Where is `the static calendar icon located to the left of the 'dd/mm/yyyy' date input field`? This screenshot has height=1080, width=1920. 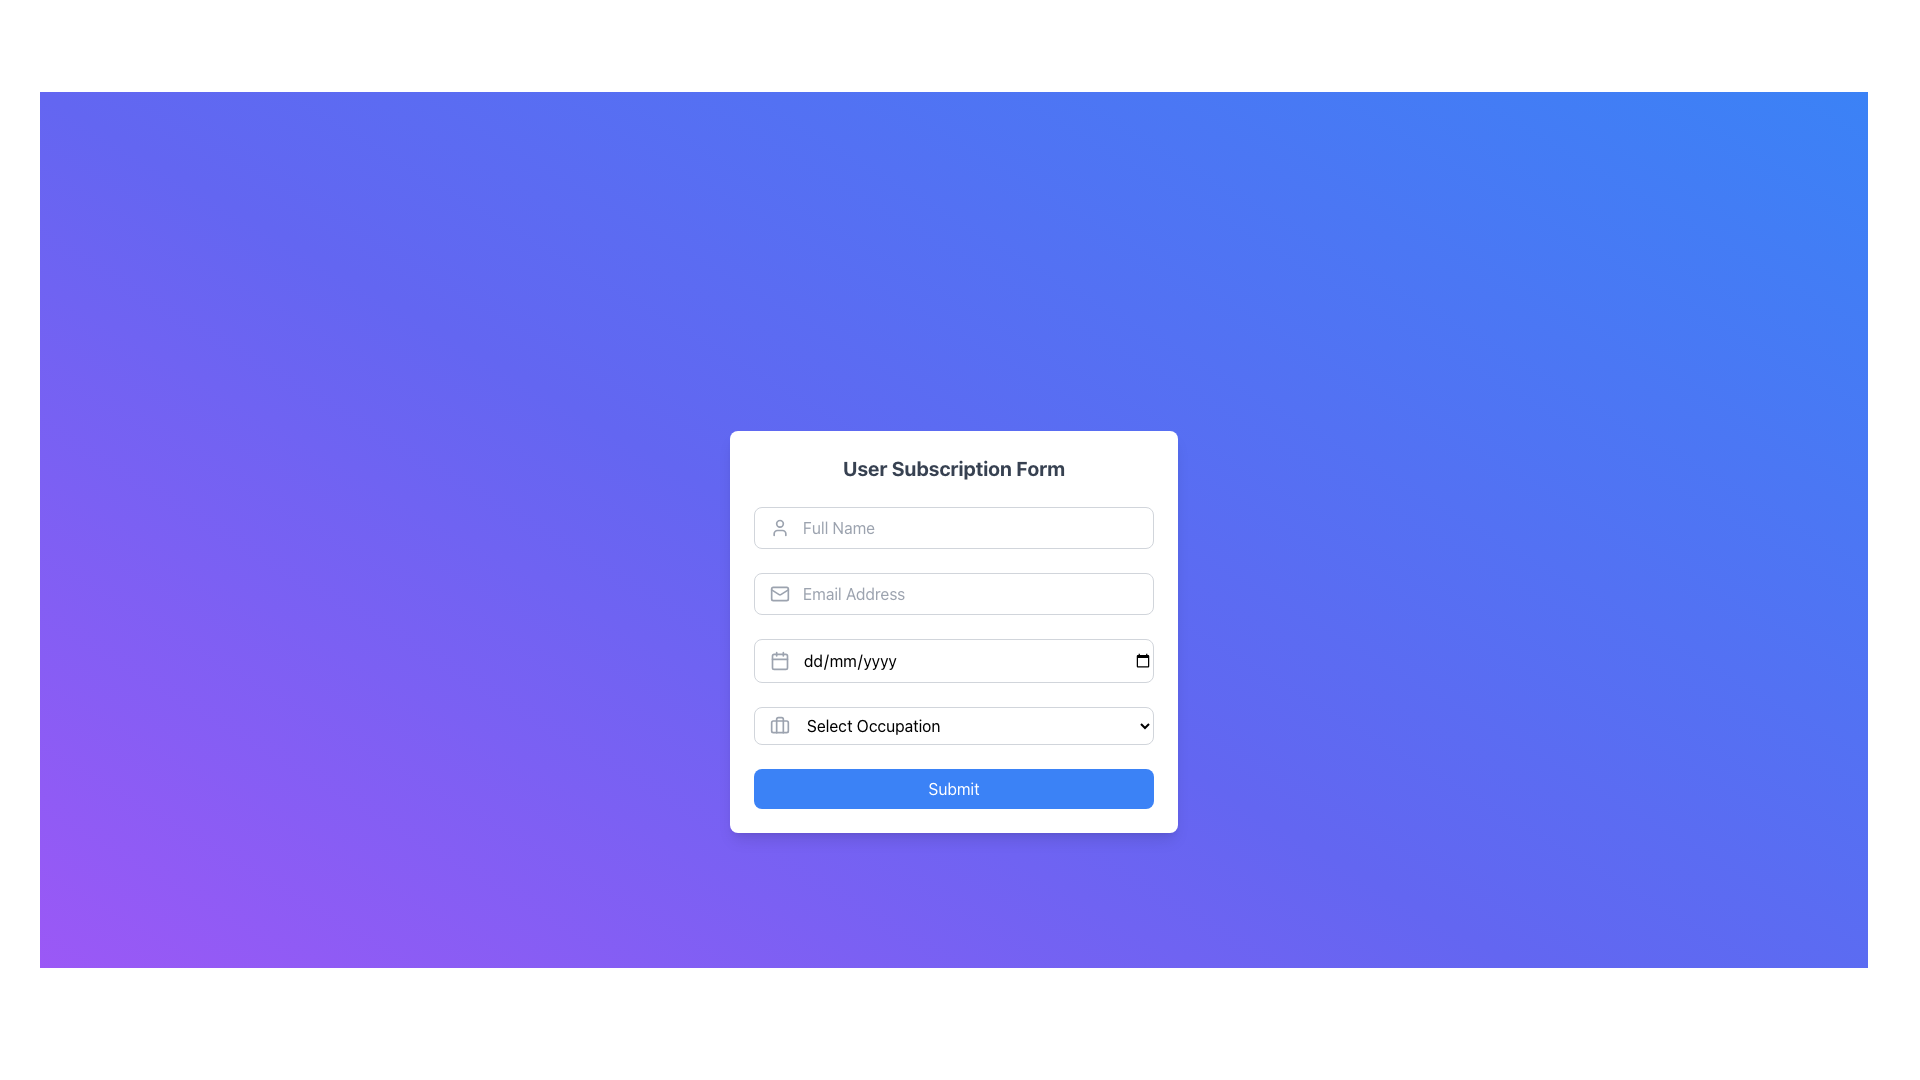 the static calendar icon located to the left of the 'dd/mm/yyyy' date input field is located at coordinates (778, 660).